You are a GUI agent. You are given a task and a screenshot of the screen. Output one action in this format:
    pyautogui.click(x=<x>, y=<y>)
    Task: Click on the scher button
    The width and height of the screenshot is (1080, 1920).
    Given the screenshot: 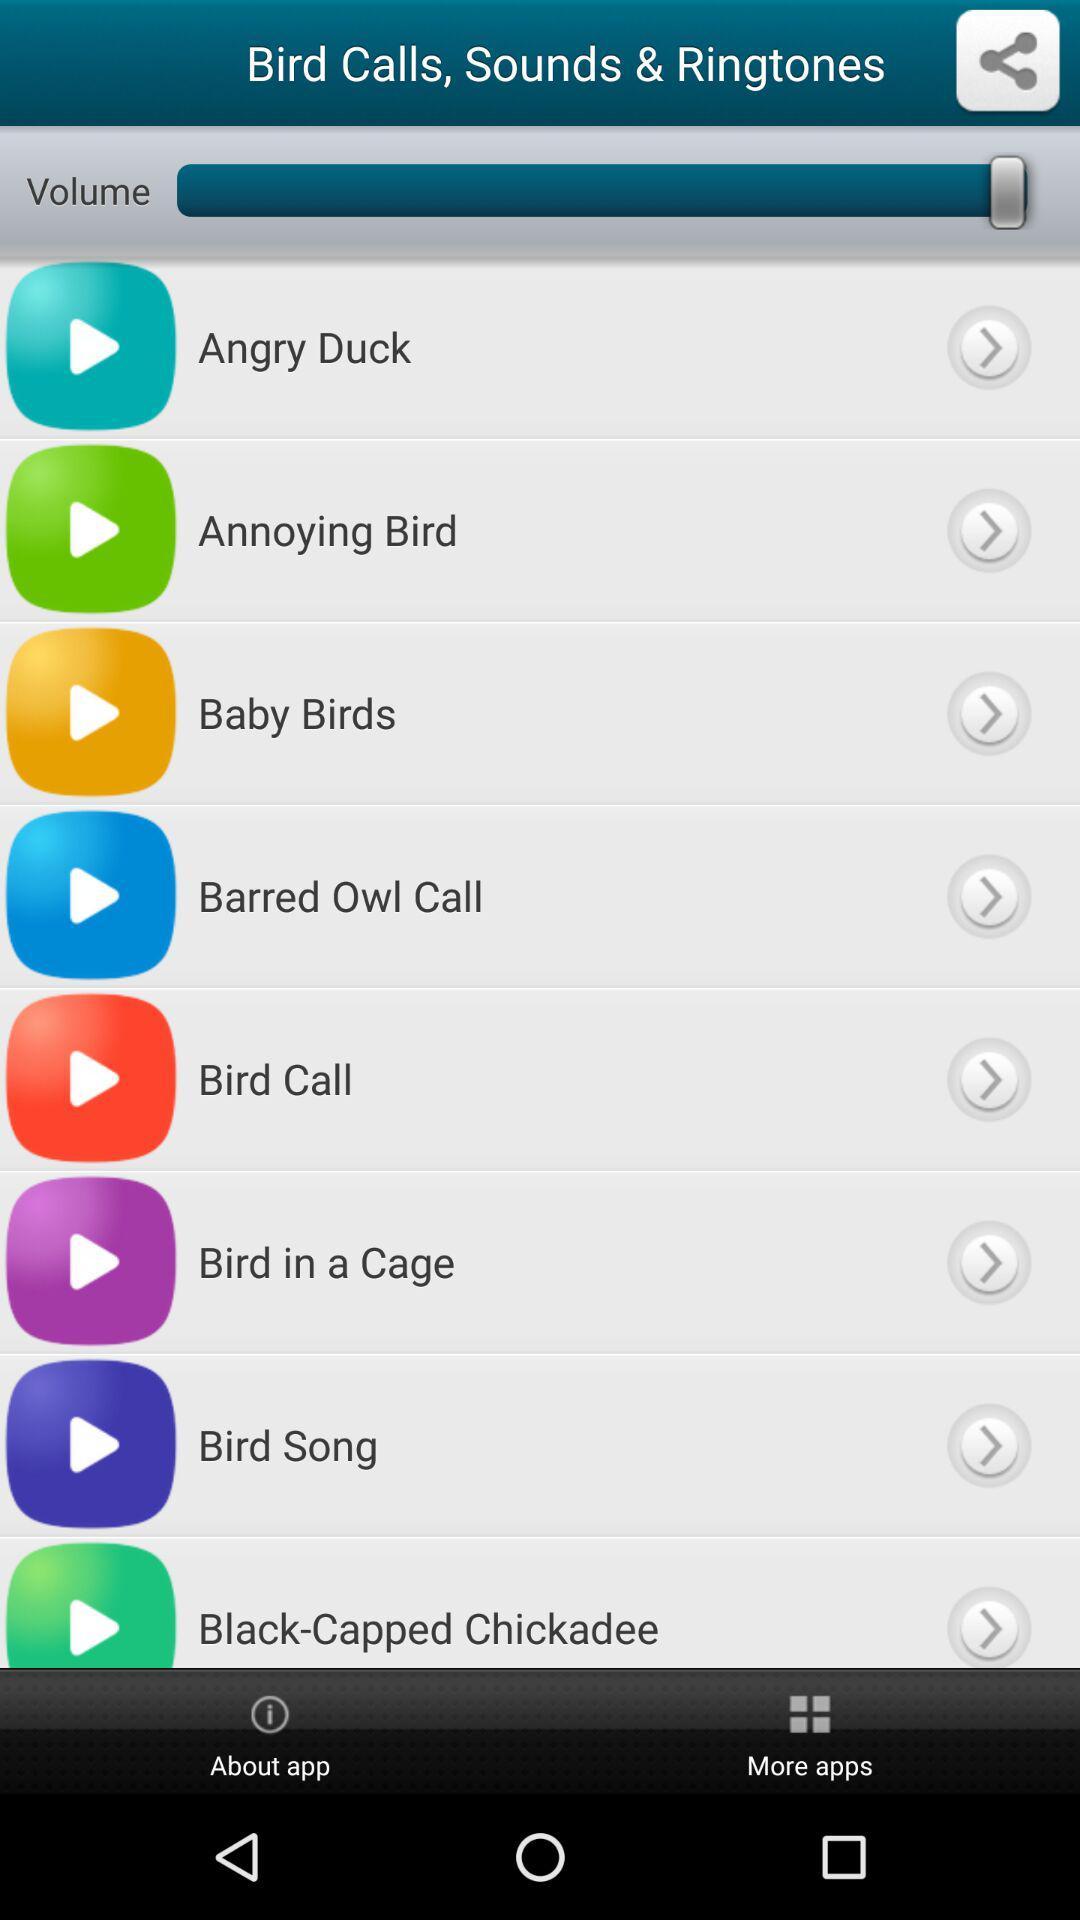 What is the action you would take?
    pyautogui.click(x=1007, y=62)
    